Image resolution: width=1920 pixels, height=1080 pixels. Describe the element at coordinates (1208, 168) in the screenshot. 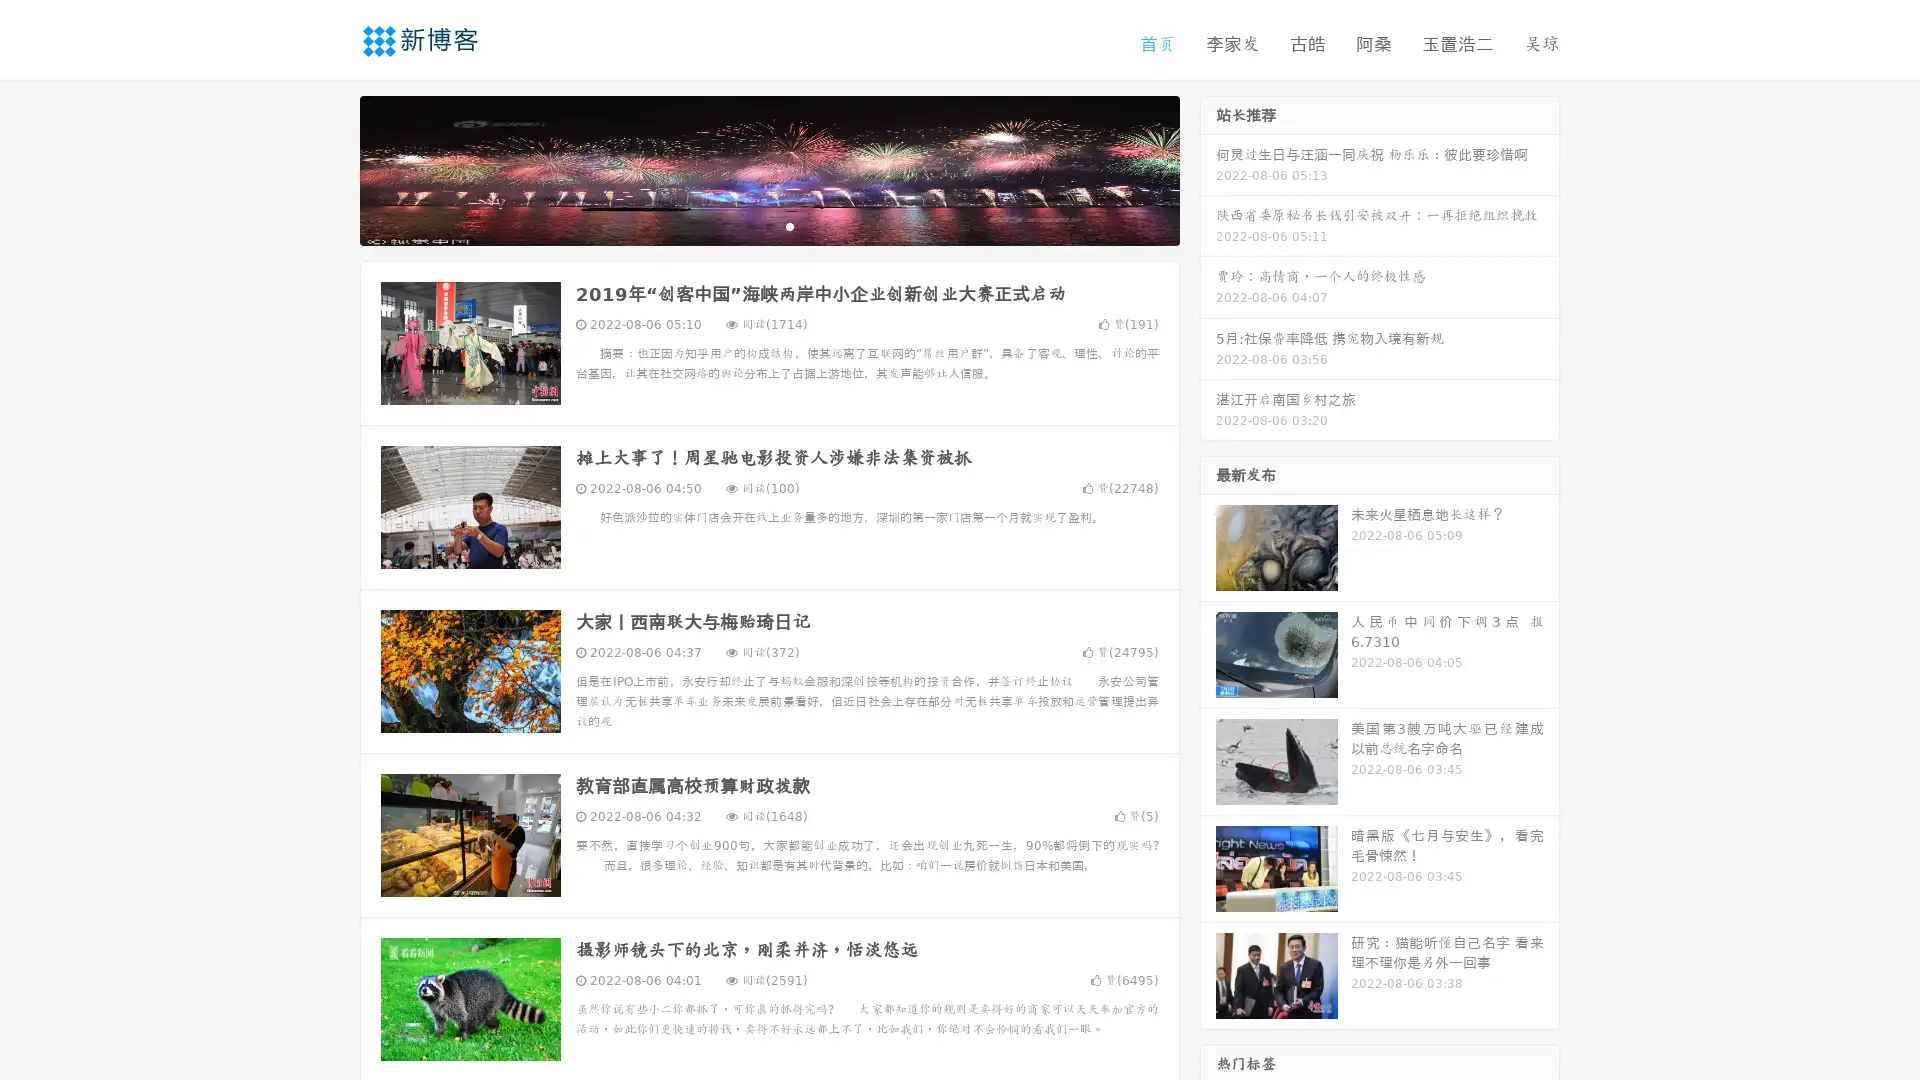

I see `Next slide` at that location.